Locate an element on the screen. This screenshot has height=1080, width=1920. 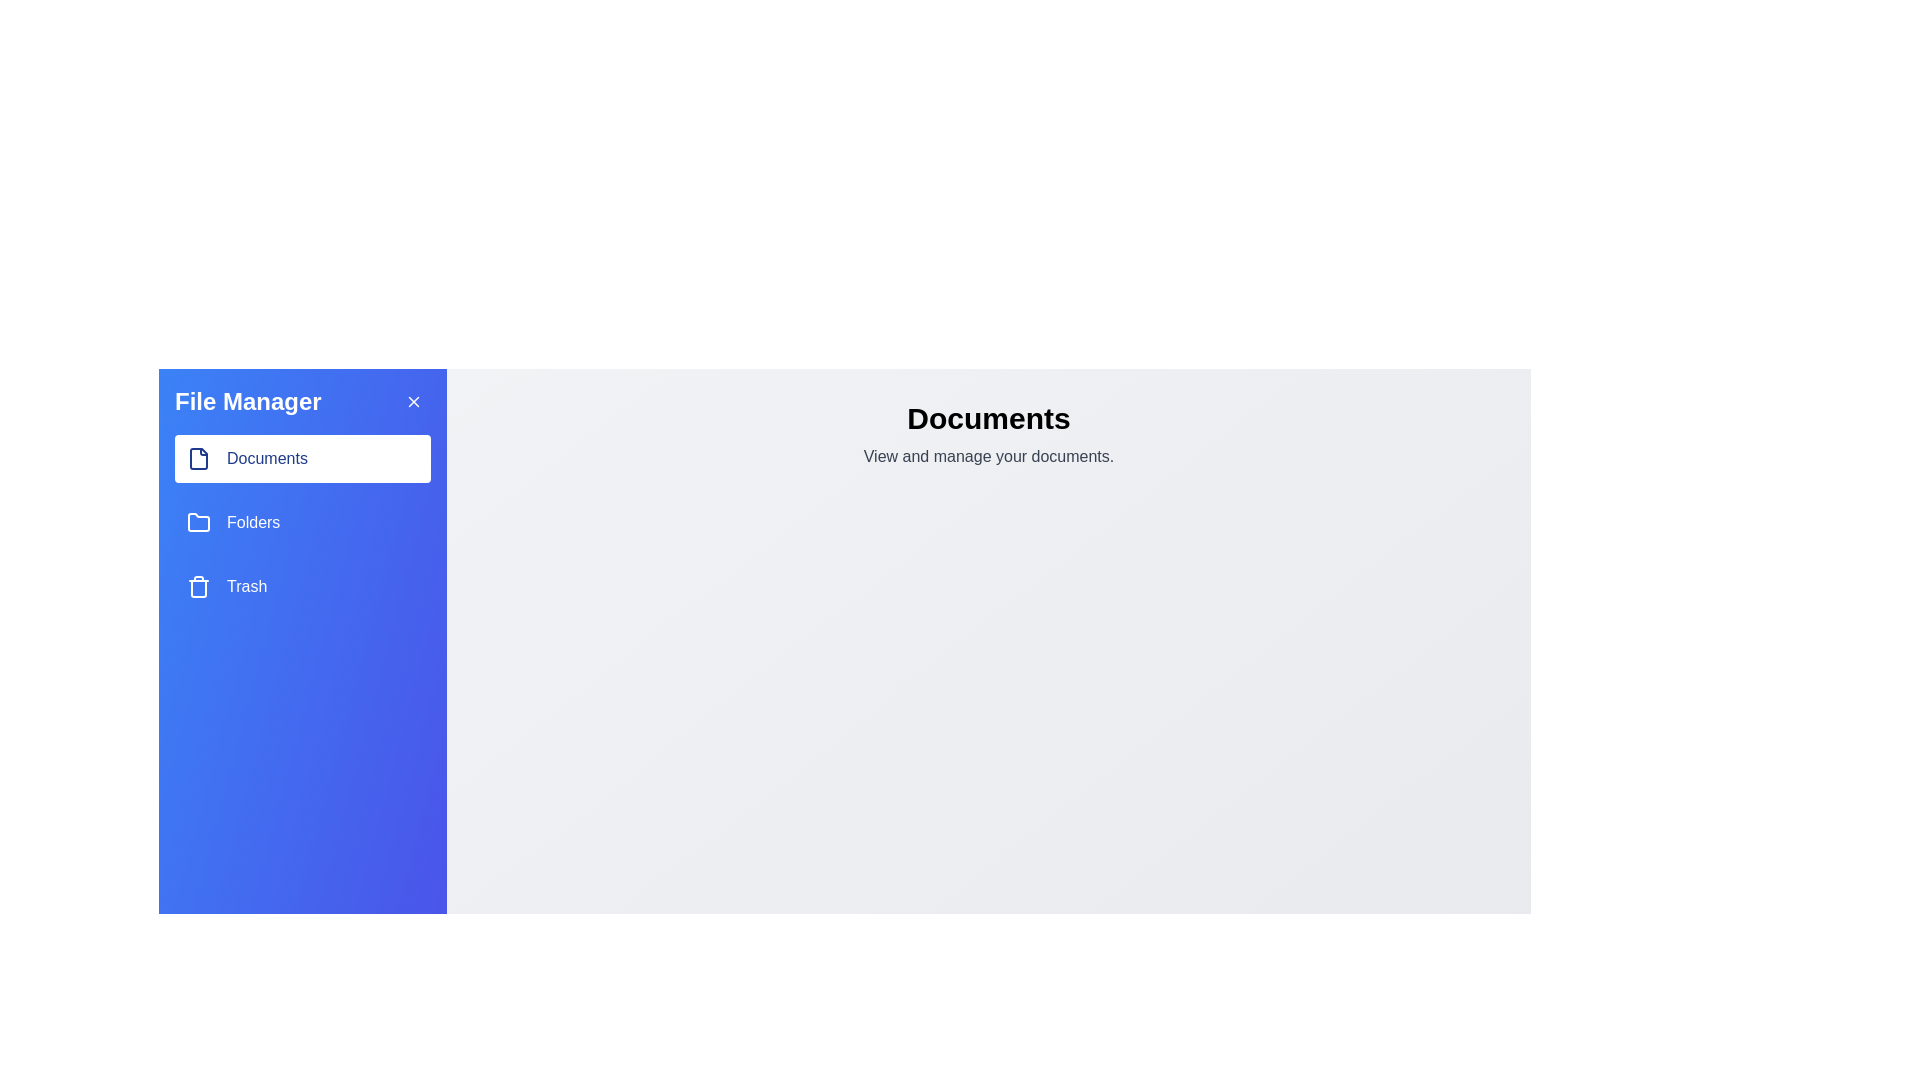
the Documents in the sidebar is located at coordinates (301, 459).